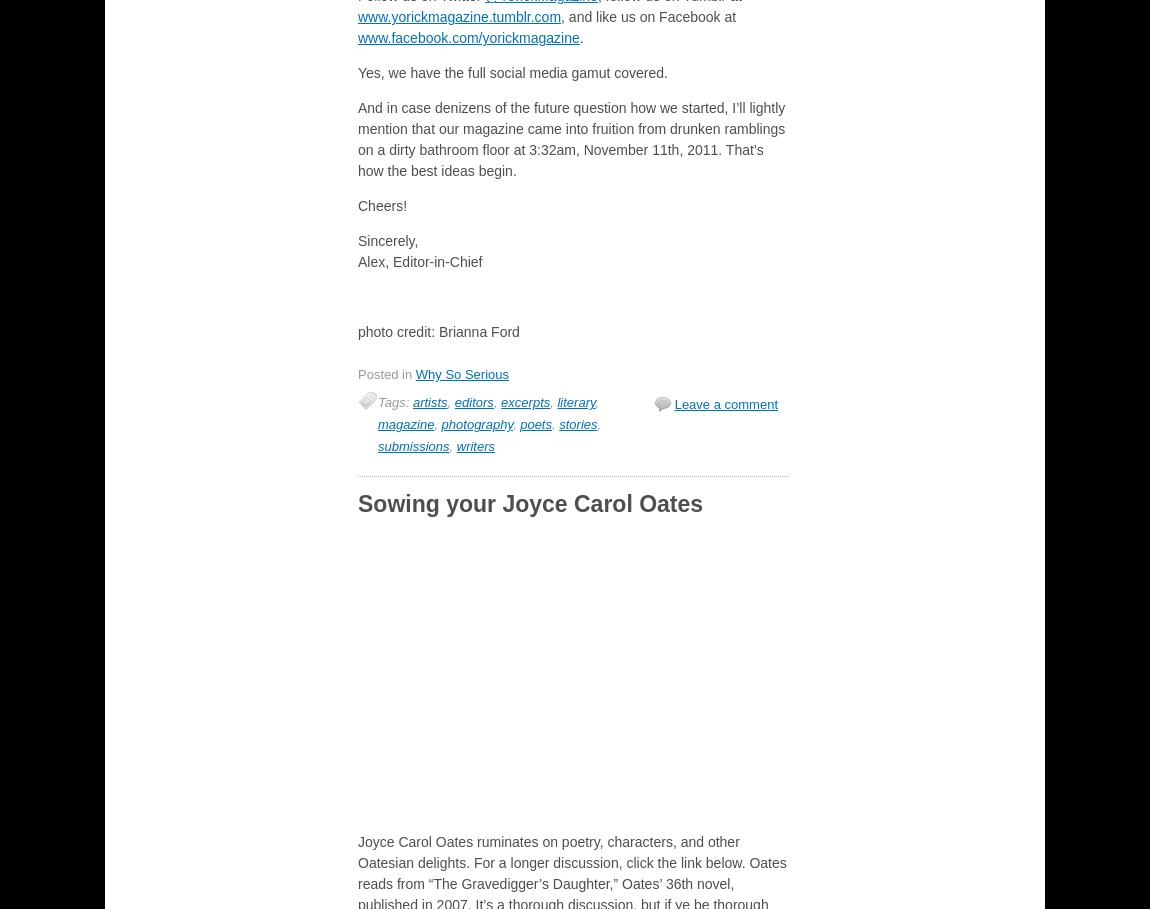  I want to click on 'literary', so click(575, 402).